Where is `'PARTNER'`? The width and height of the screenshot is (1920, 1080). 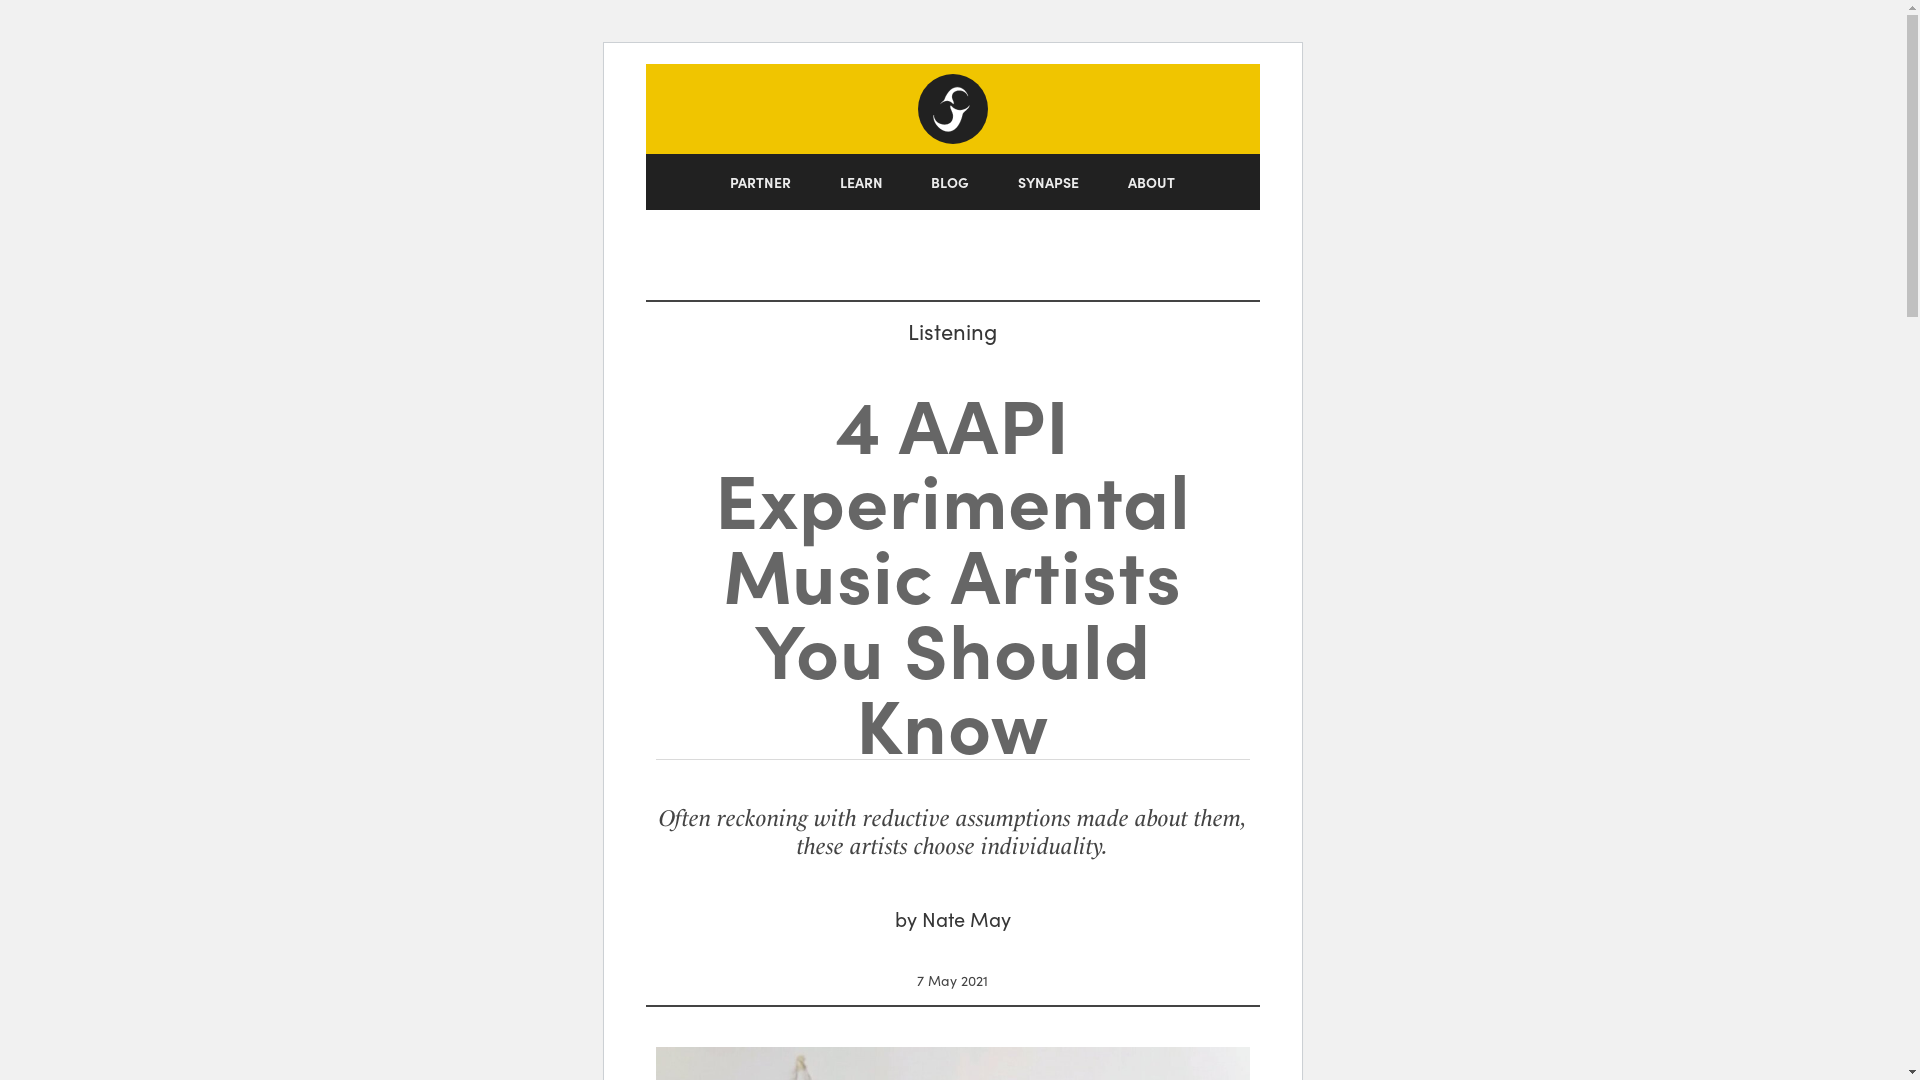
'PARTNER' is located at coordinates (760, 181).